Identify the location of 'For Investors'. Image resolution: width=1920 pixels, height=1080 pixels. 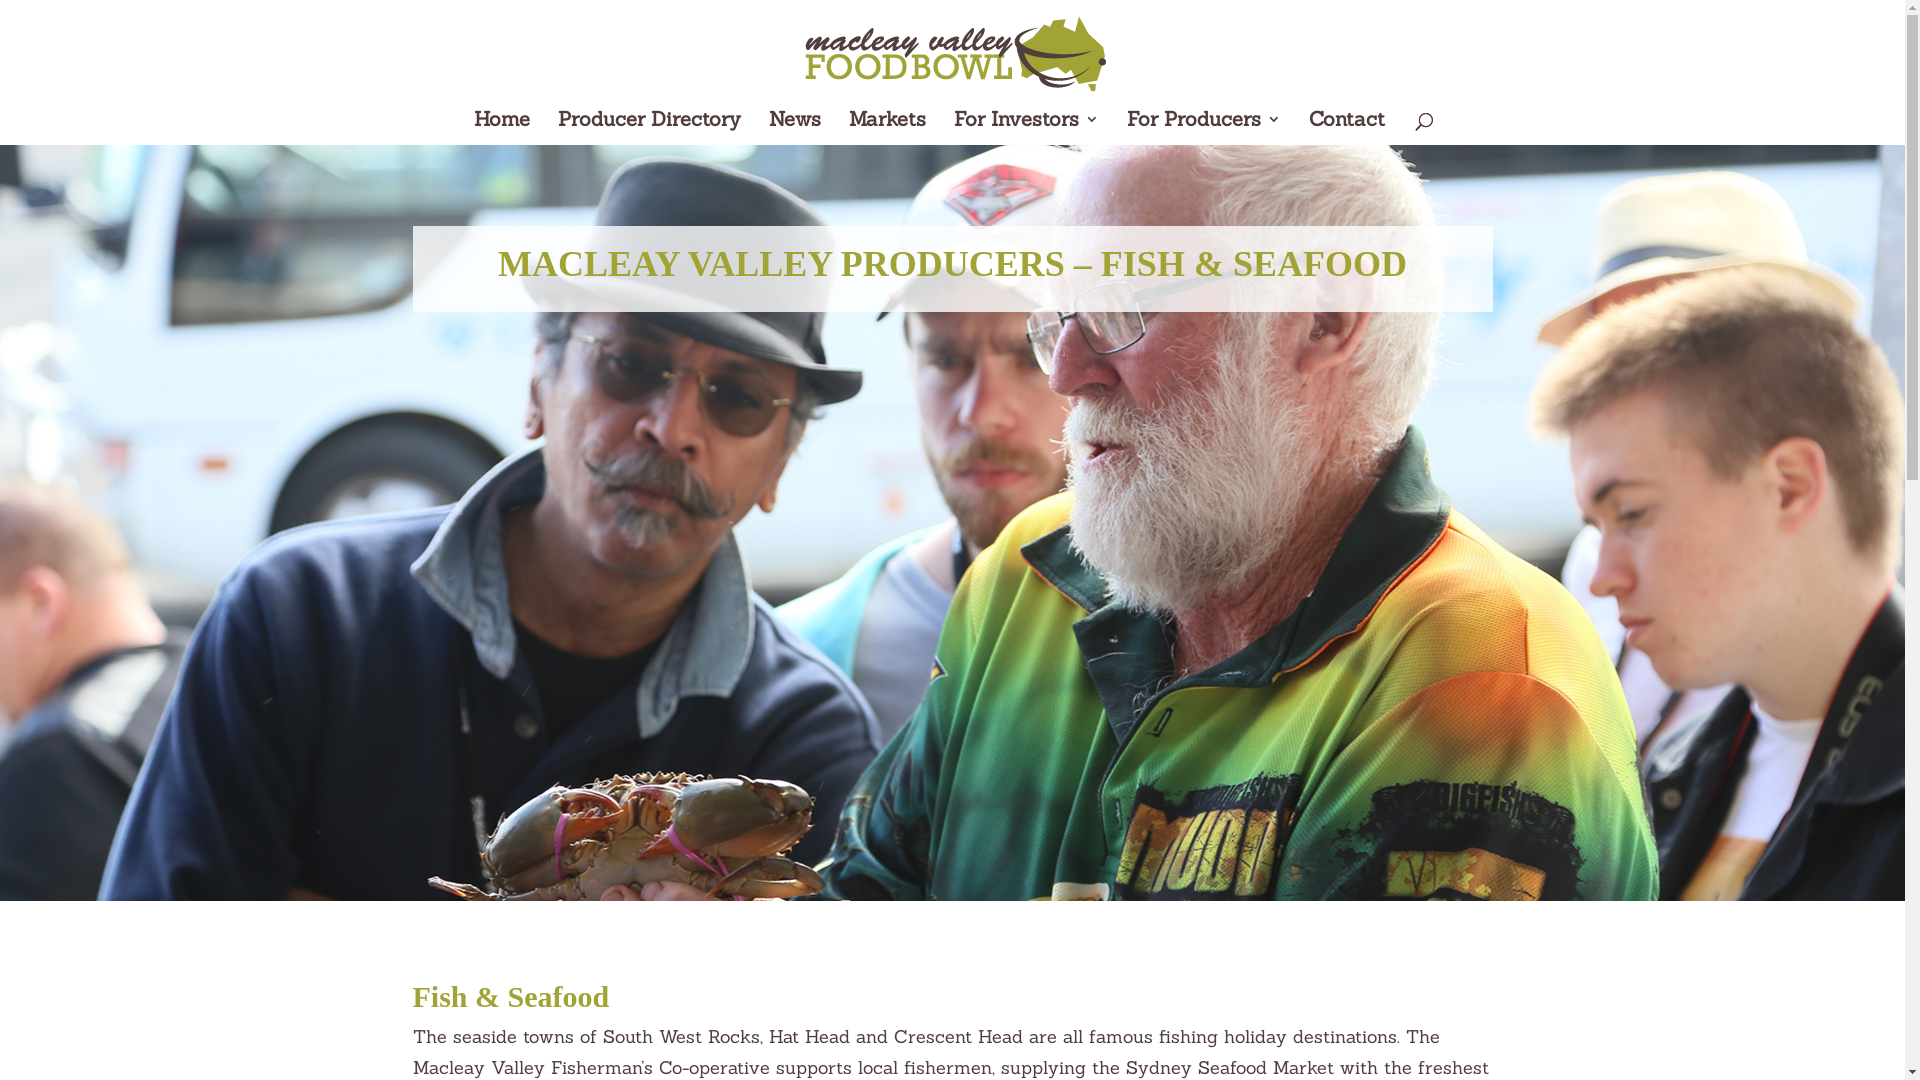
(1026, 128).